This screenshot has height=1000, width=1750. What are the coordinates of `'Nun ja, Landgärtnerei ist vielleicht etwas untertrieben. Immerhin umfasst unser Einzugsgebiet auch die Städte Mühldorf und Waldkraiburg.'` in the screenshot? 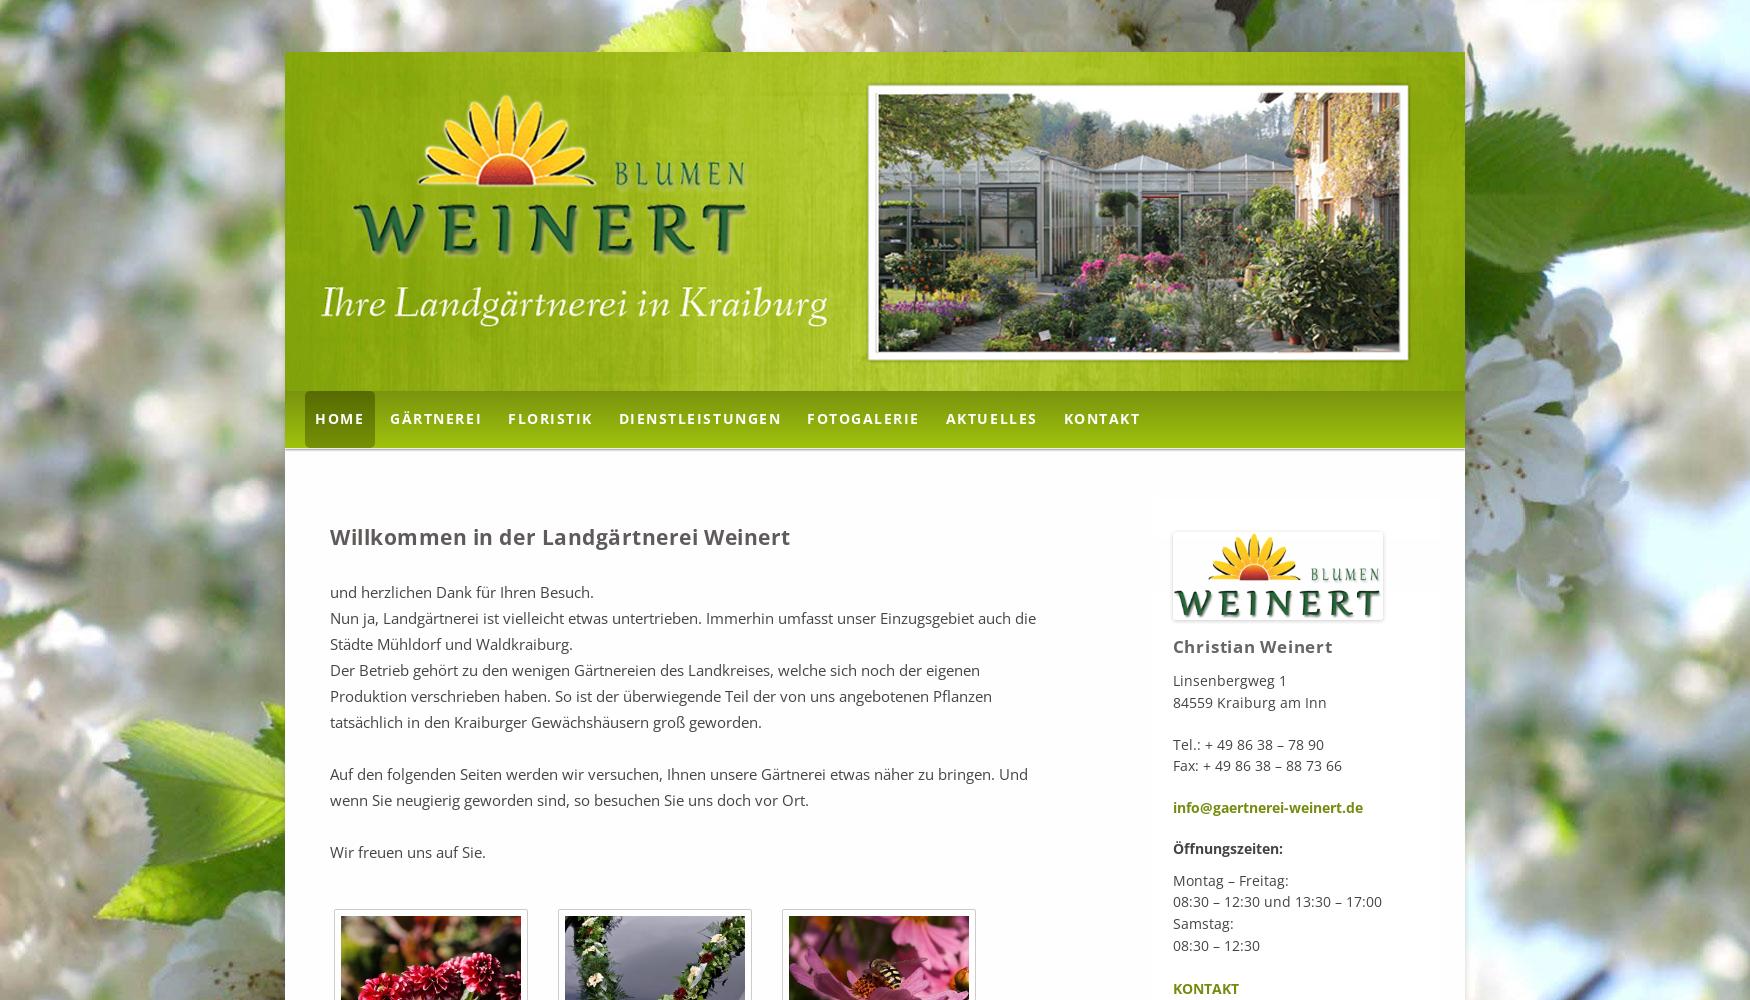 It's located at (682, 630).